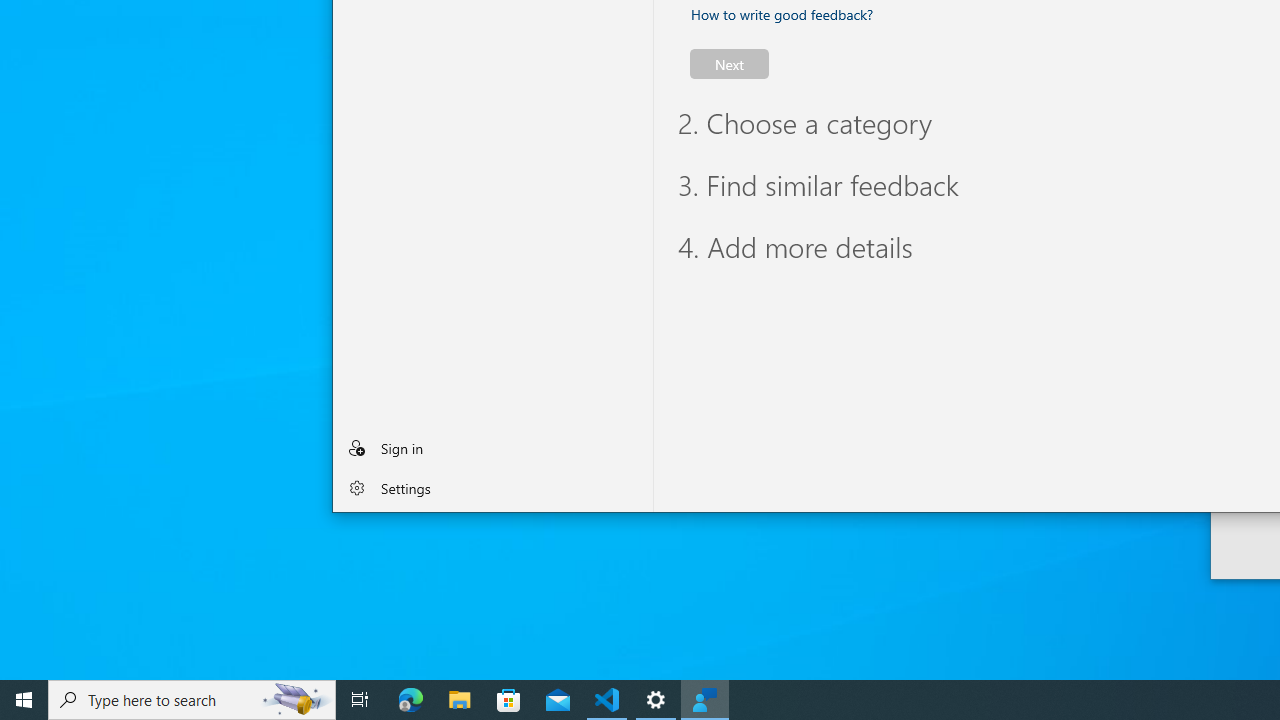  I want to click on 'Microsoft Store', so click(509, 698).